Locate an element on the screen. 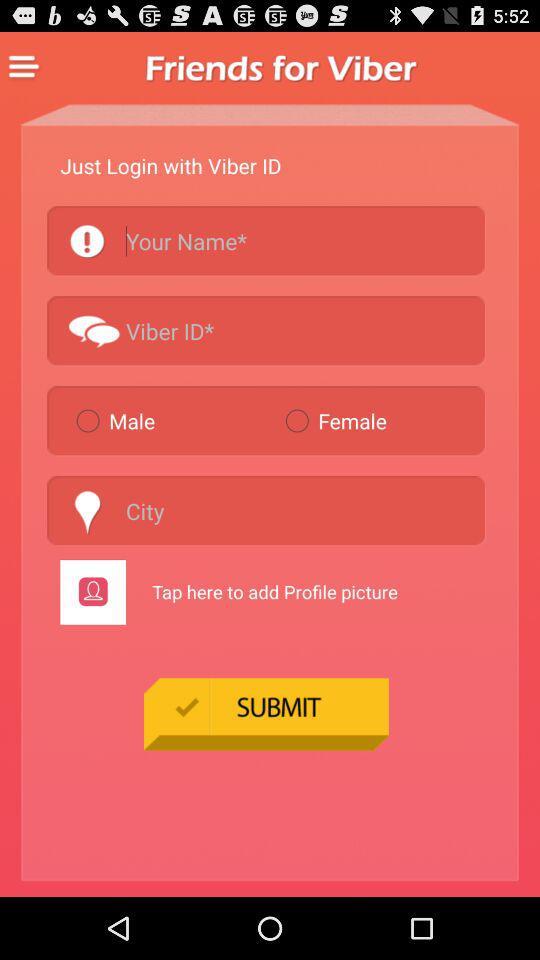 The image size is (540, 960). submit button is located at coordinates (266, 713).